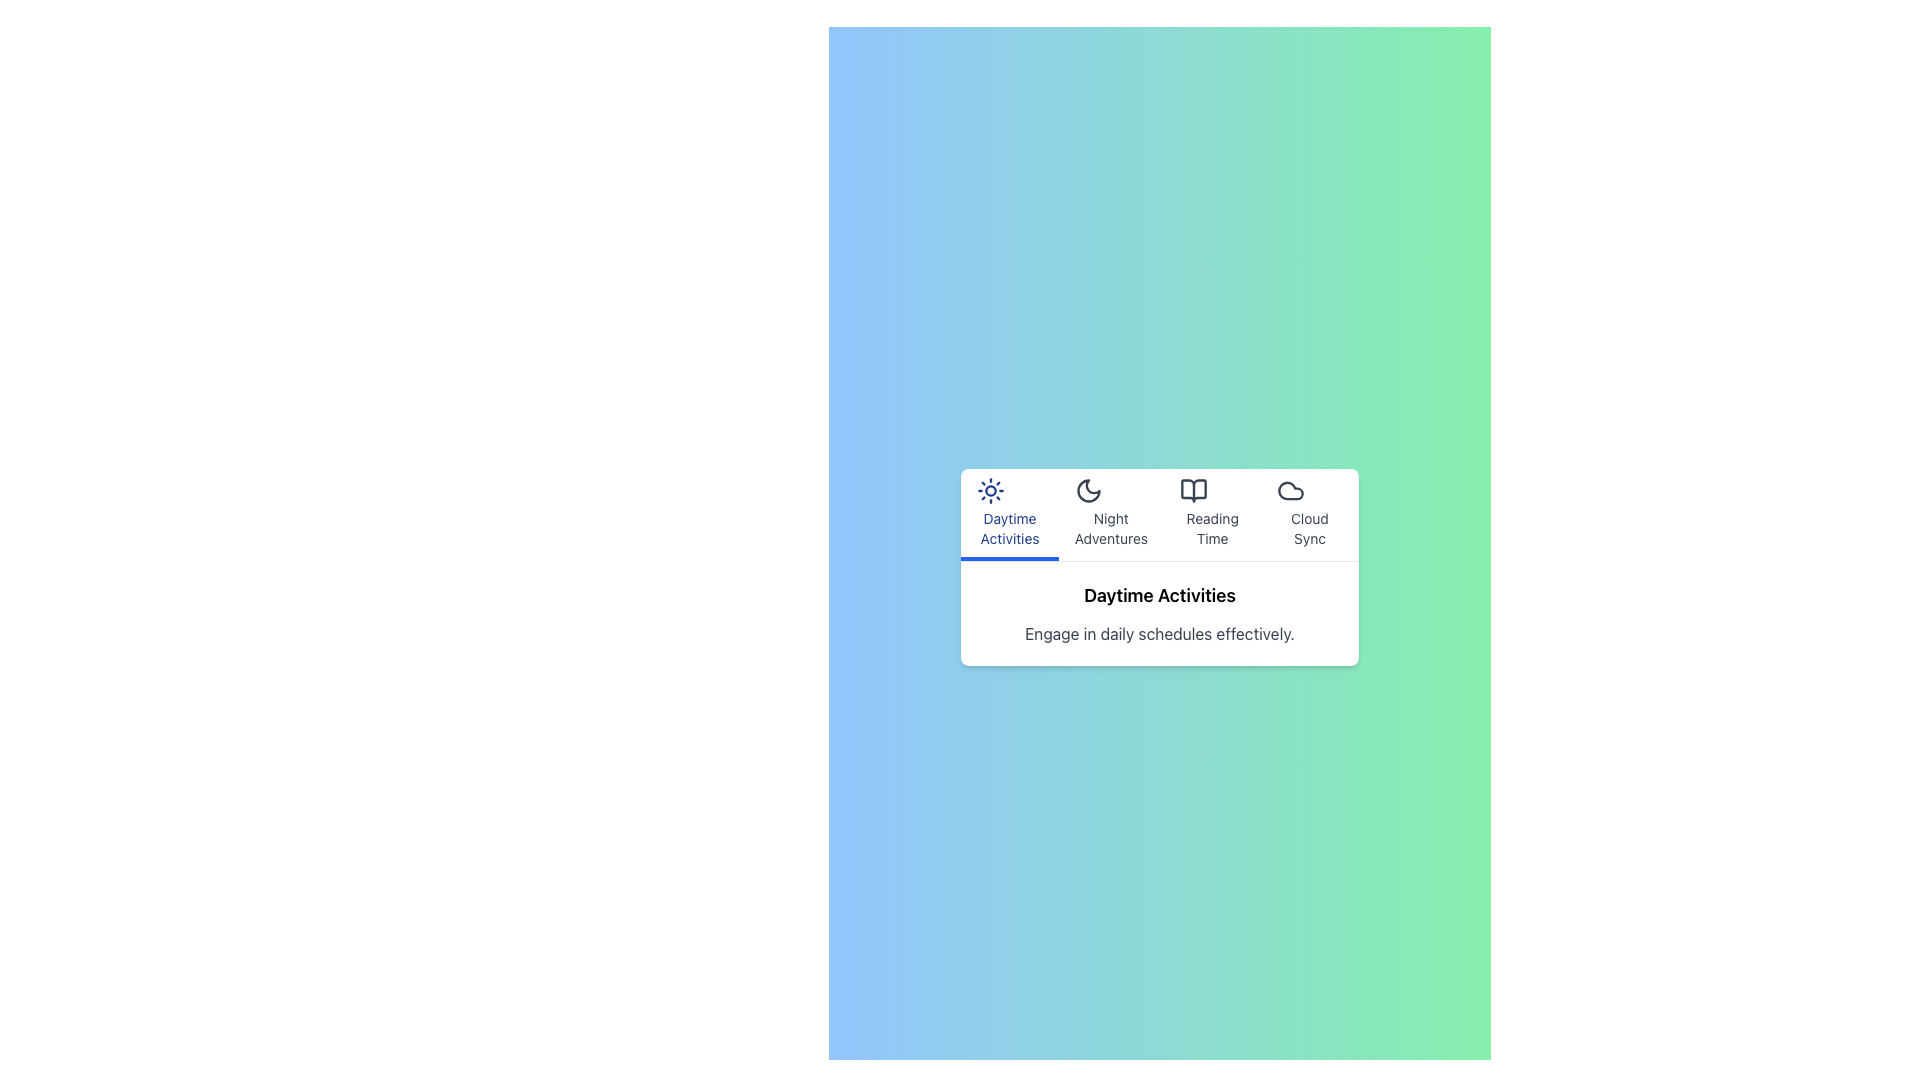 This screenshot has height=1080, width=1920. I want to click on the 'Daytime Activities' button in the navigation bar, so click(1010, 513).